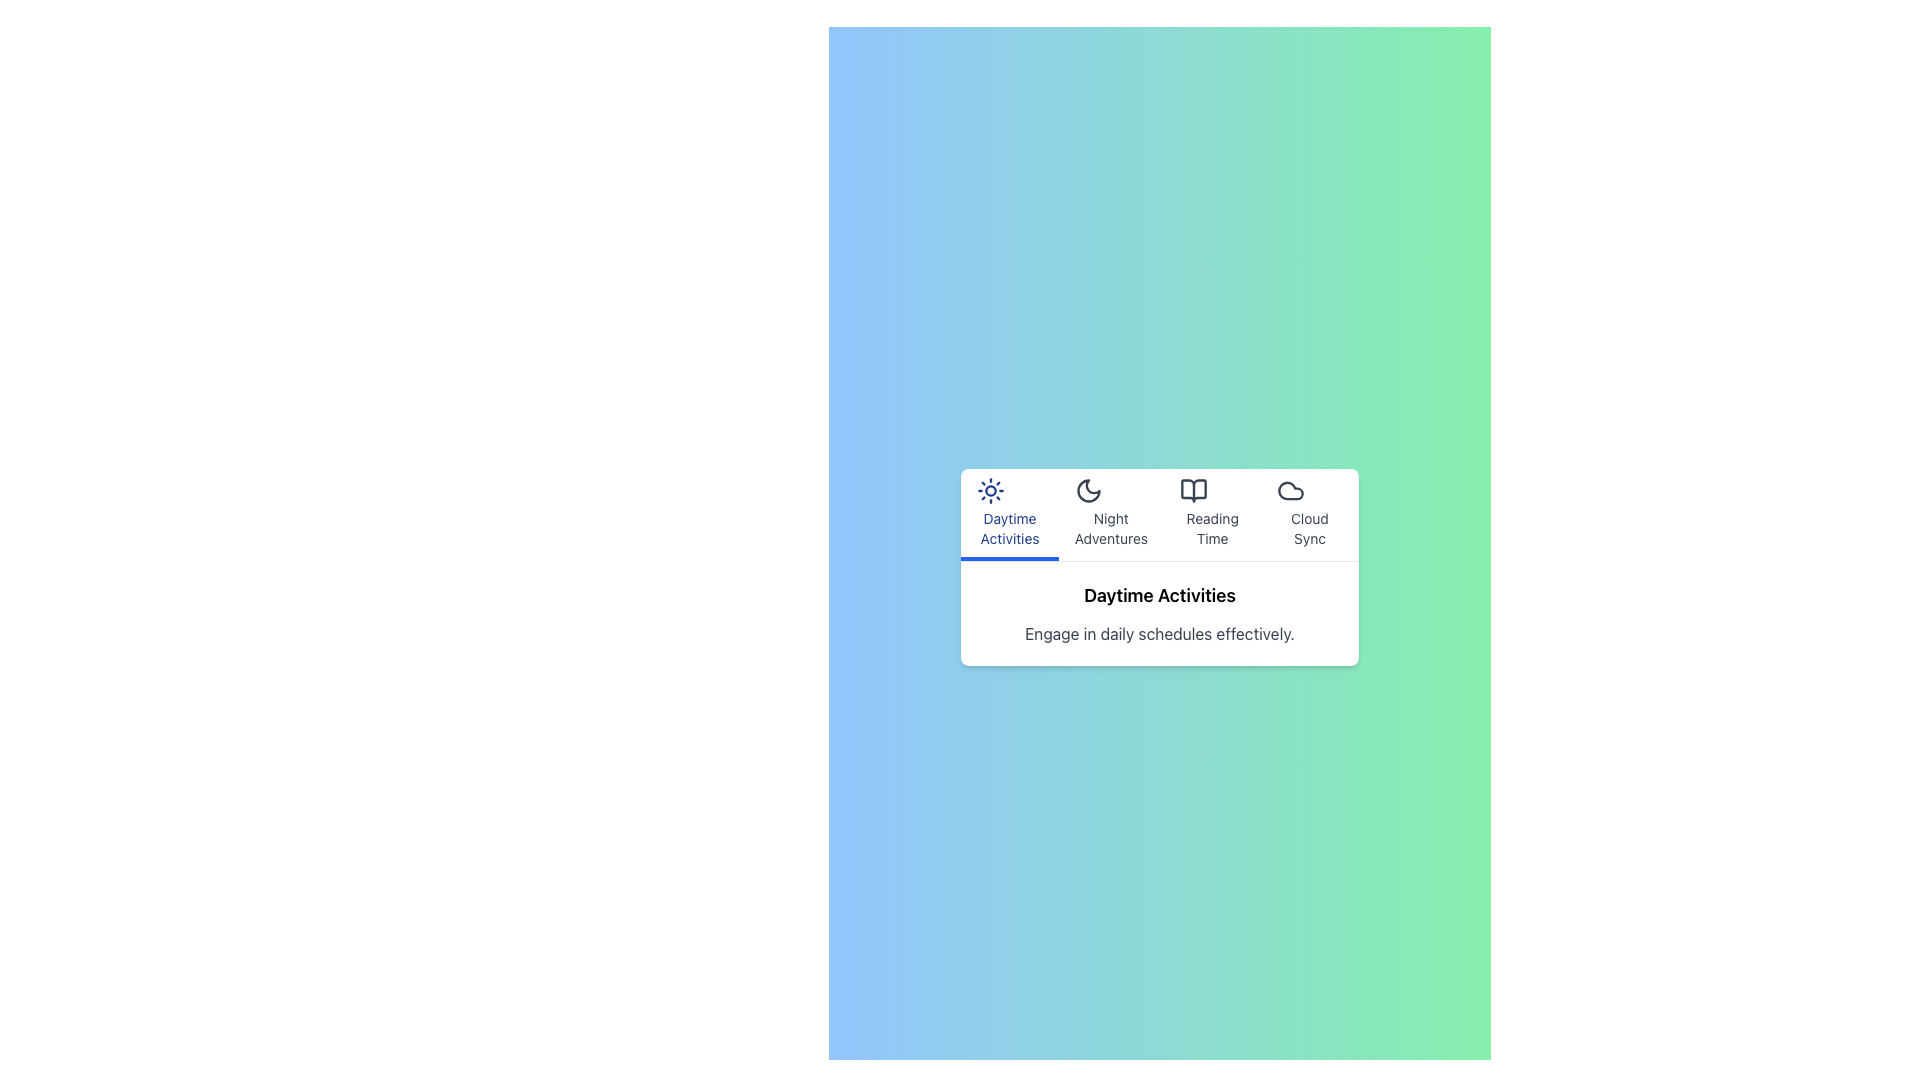 This screenshot has height=1080, width=1920. I want to click on the 'Daytime Activities' button in the navigation bar, so click(1010, 513).